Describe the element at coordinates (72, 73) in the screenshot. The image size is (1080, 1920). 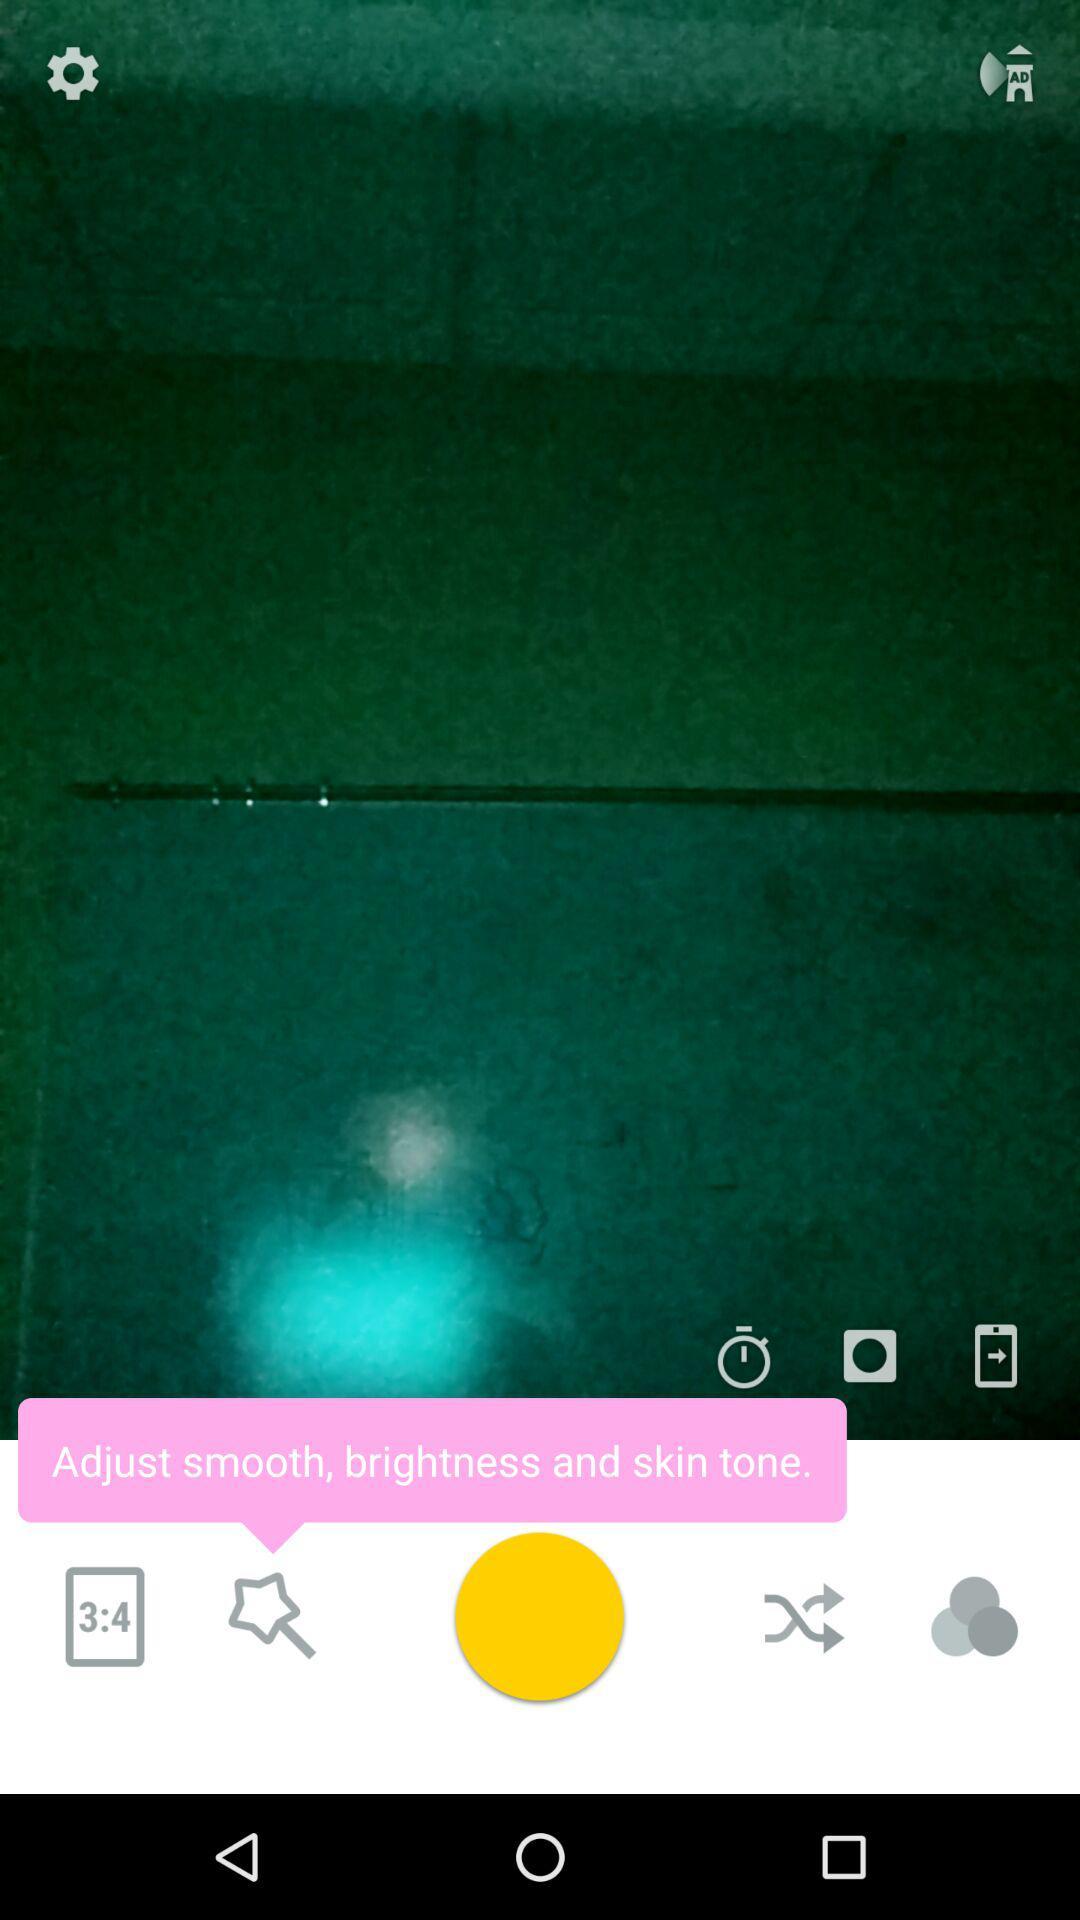
I see `the settings icon` at that location.